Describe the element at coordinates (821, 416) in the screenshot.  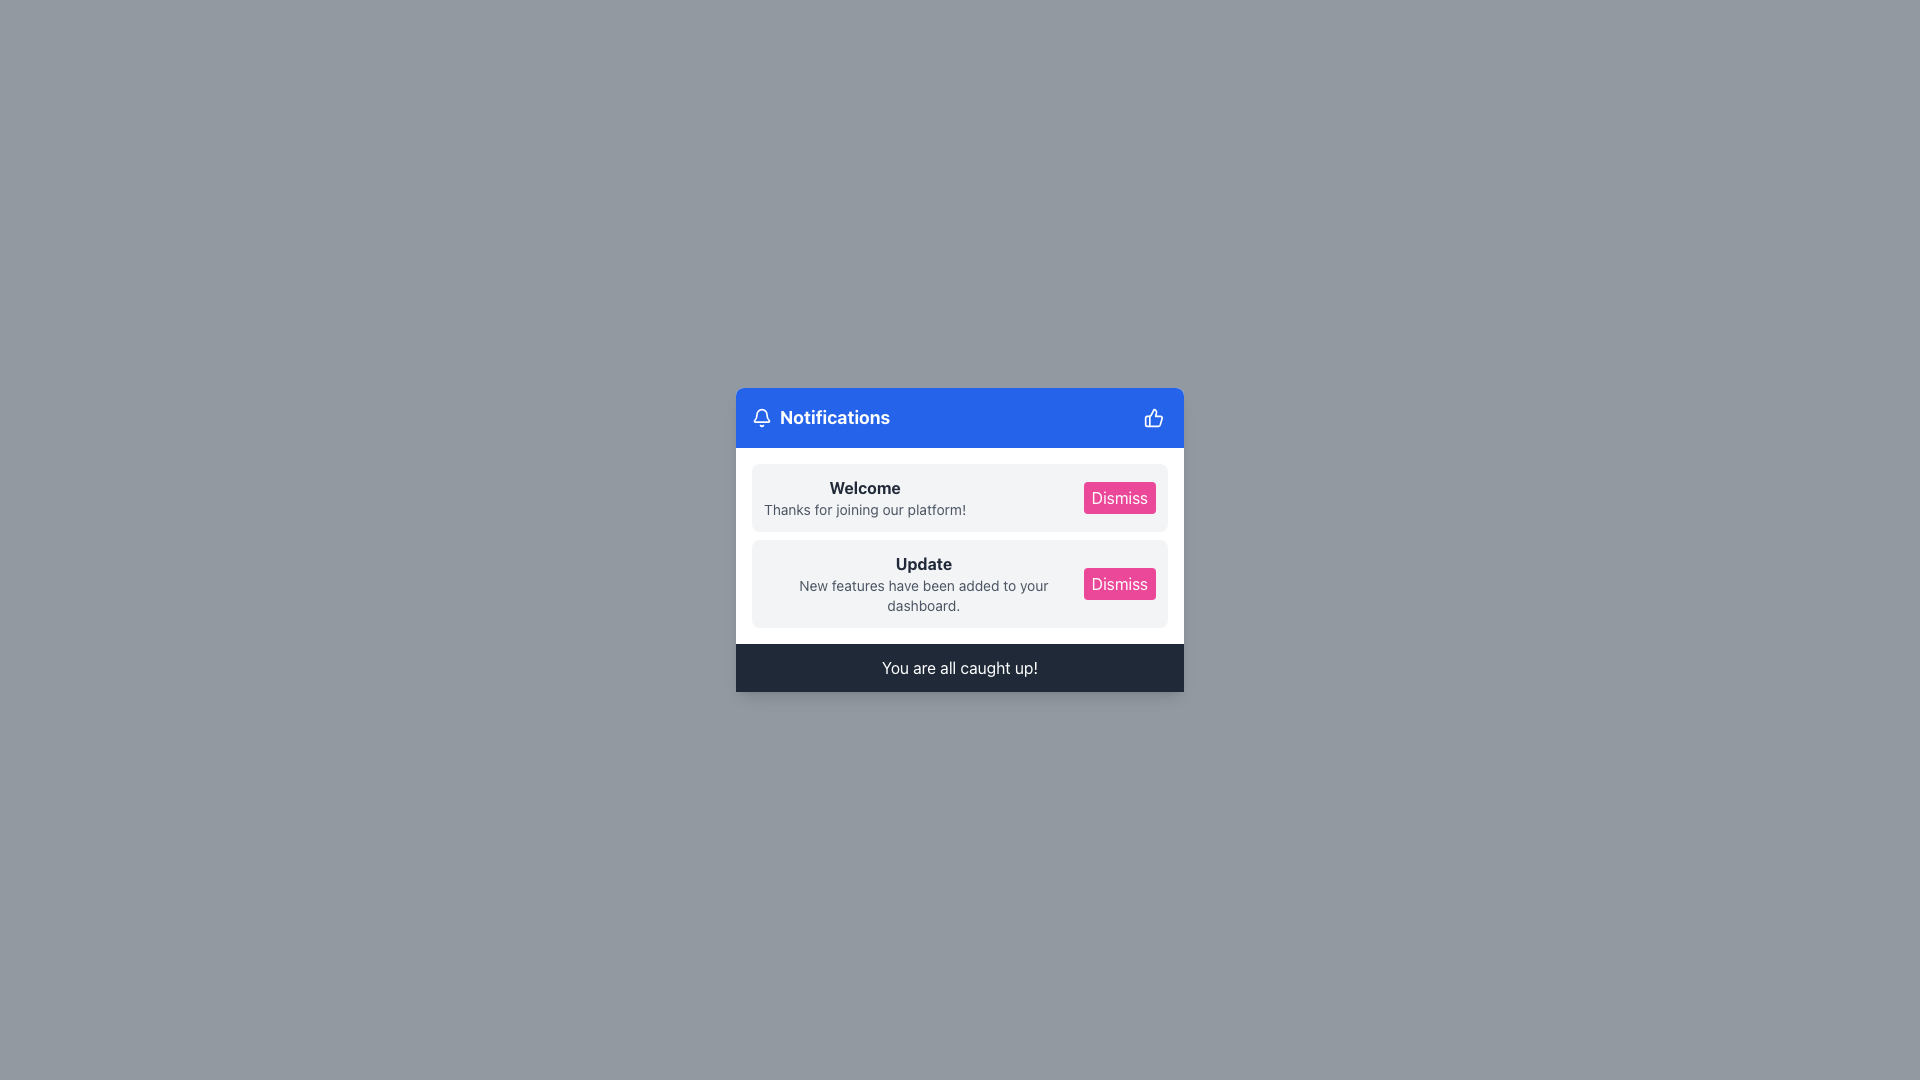
I see `the 'Notifications' text label with the accompanying bell icon, which is located in the upper-left section of the blue notification card` at that location.